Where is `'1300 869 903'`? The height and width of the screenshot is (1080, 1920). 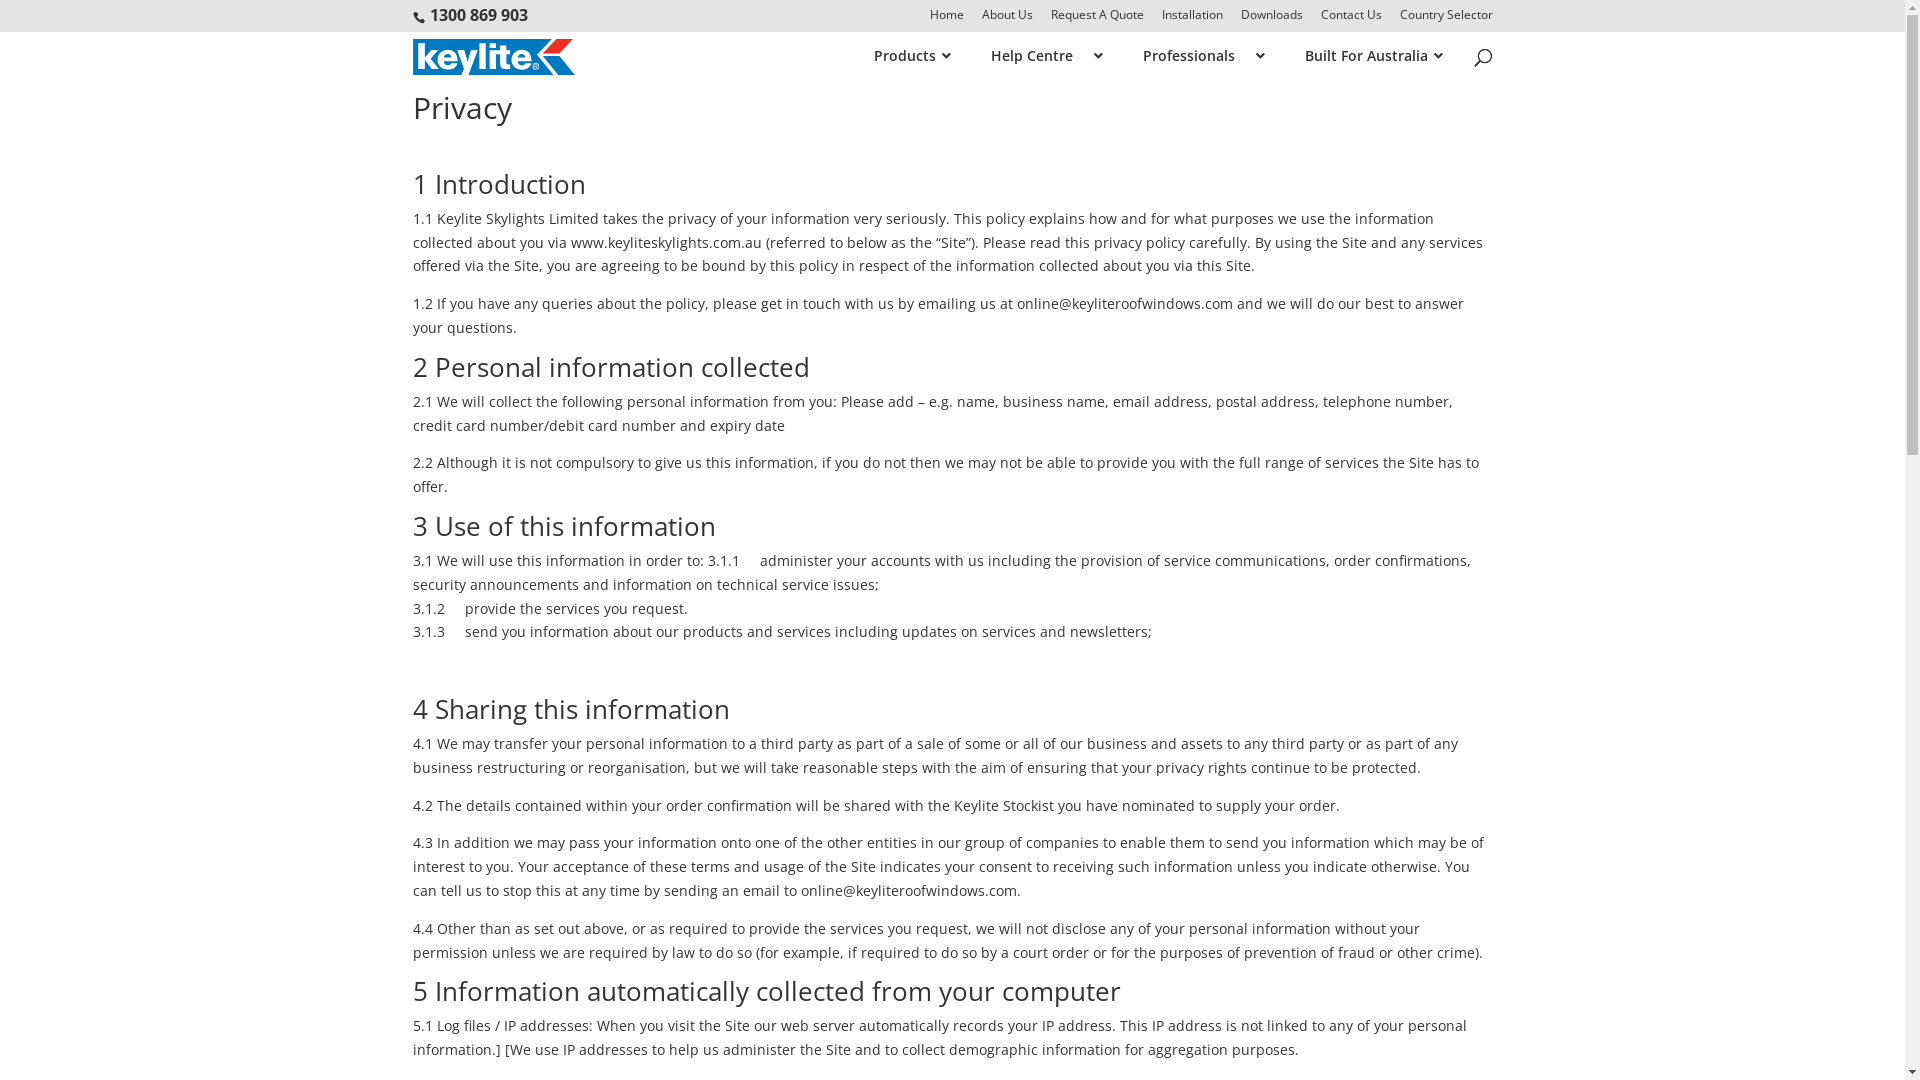 '1300 869 903' is located at coordinates (478, 15).